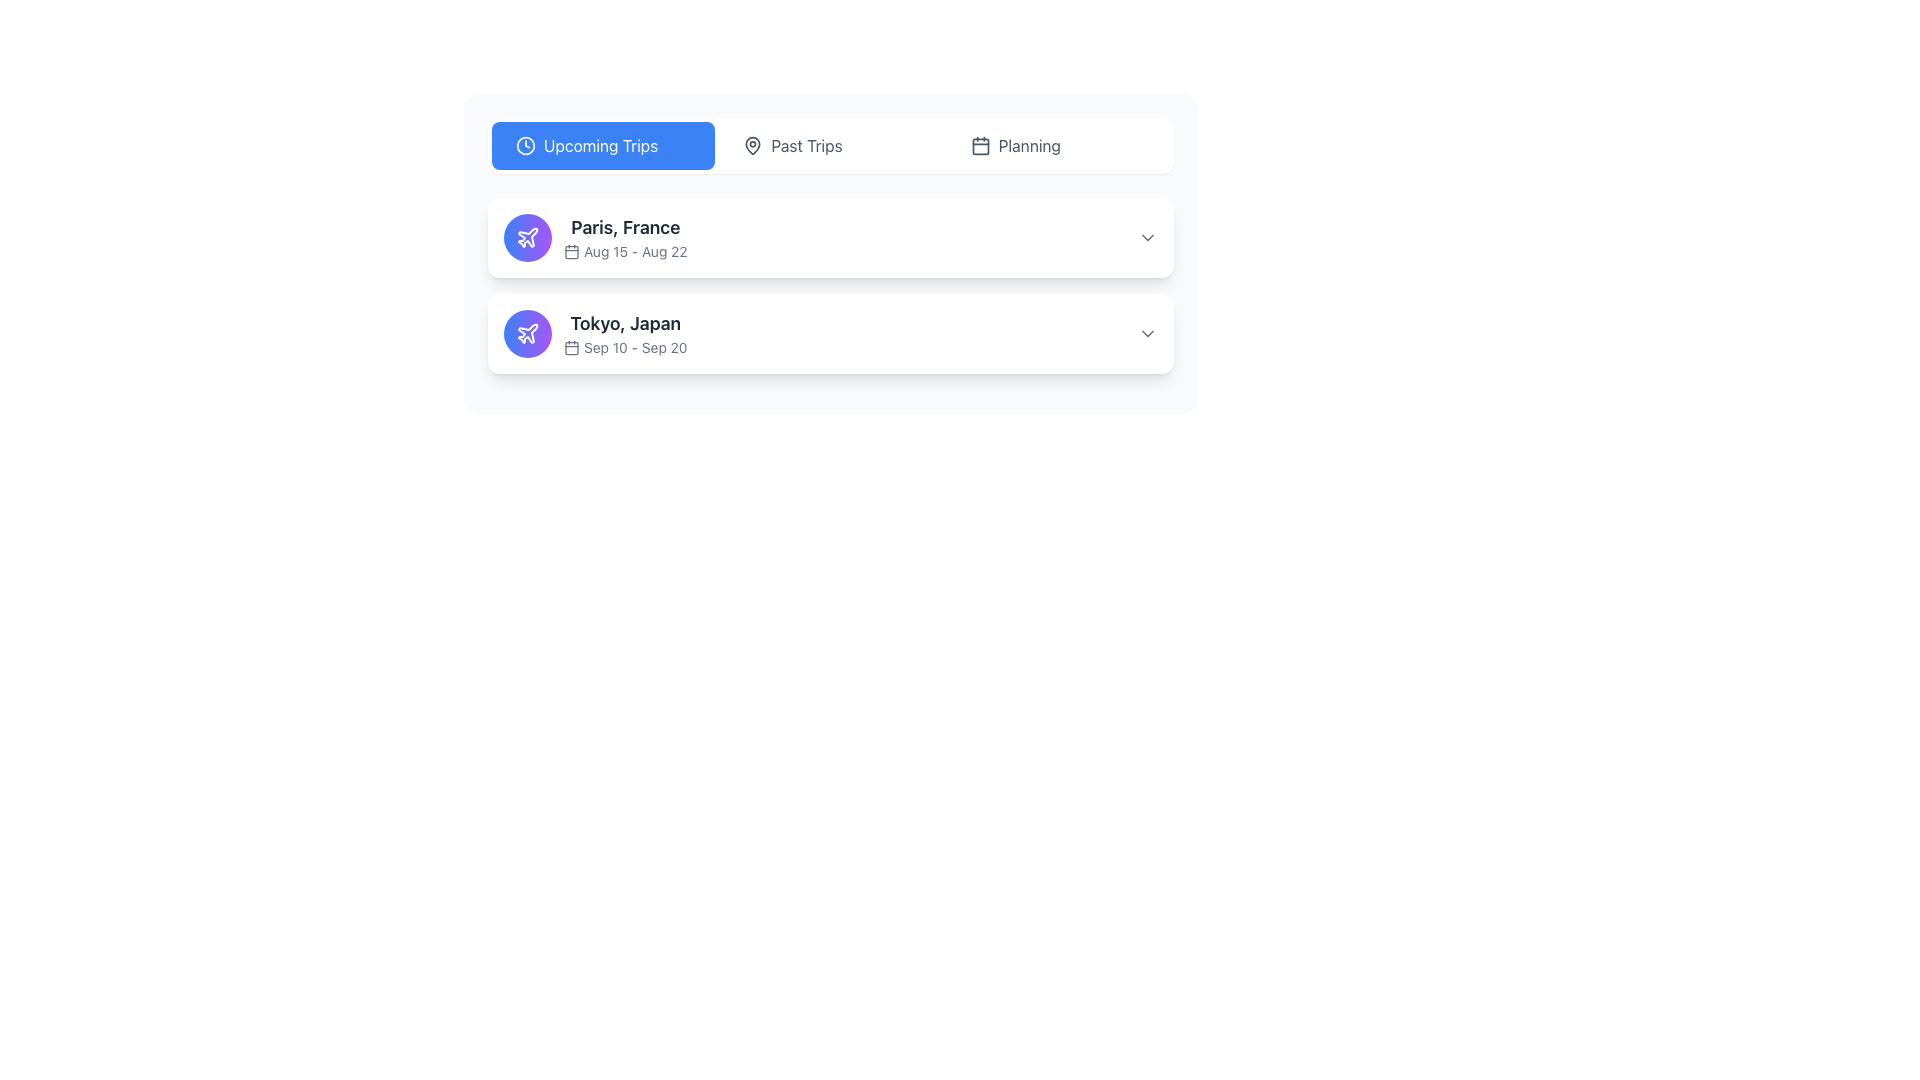 This screenshot has height=1080, width=1920. I want to click on the airplane icon associated with the 'Tokyo, Japan' trip entry, so click(528, 237).